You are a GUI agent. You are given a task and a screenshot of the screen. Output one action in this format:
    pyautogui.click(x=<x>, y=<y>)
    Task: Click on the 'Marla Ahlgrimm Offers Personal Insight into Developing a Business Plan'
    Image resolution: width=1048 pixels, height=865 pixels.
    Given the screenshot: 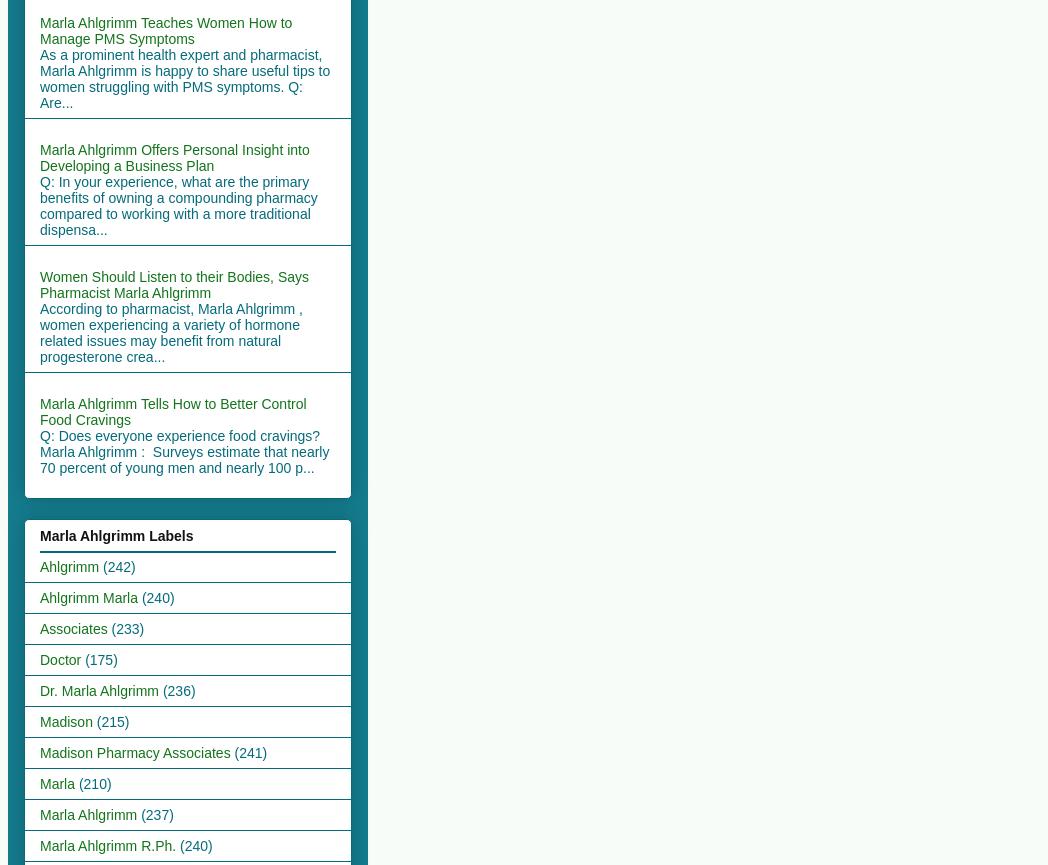 What is the action you would take?
    pyautogui.click(x=174, y=155)
    